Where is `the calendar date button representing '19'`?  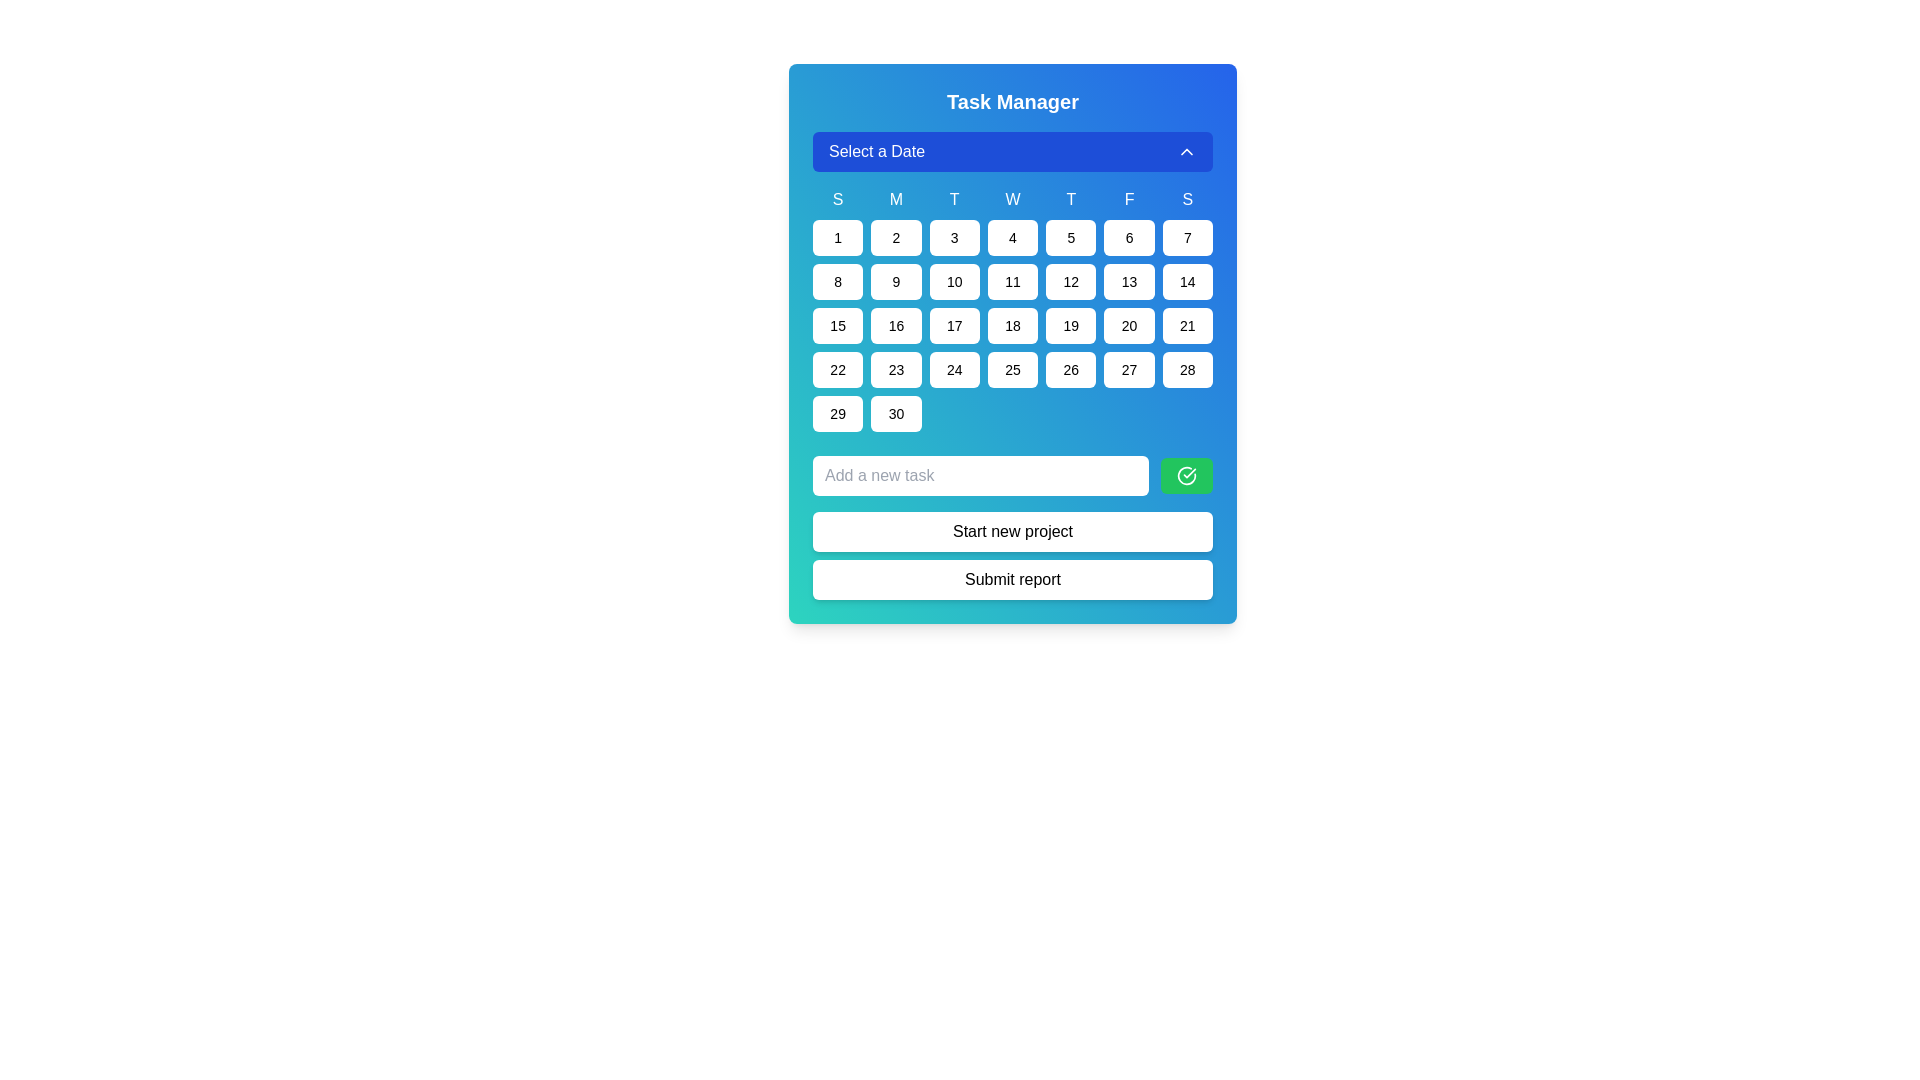
the calendar date button representing '19' is located at coordinates (1070, 325).